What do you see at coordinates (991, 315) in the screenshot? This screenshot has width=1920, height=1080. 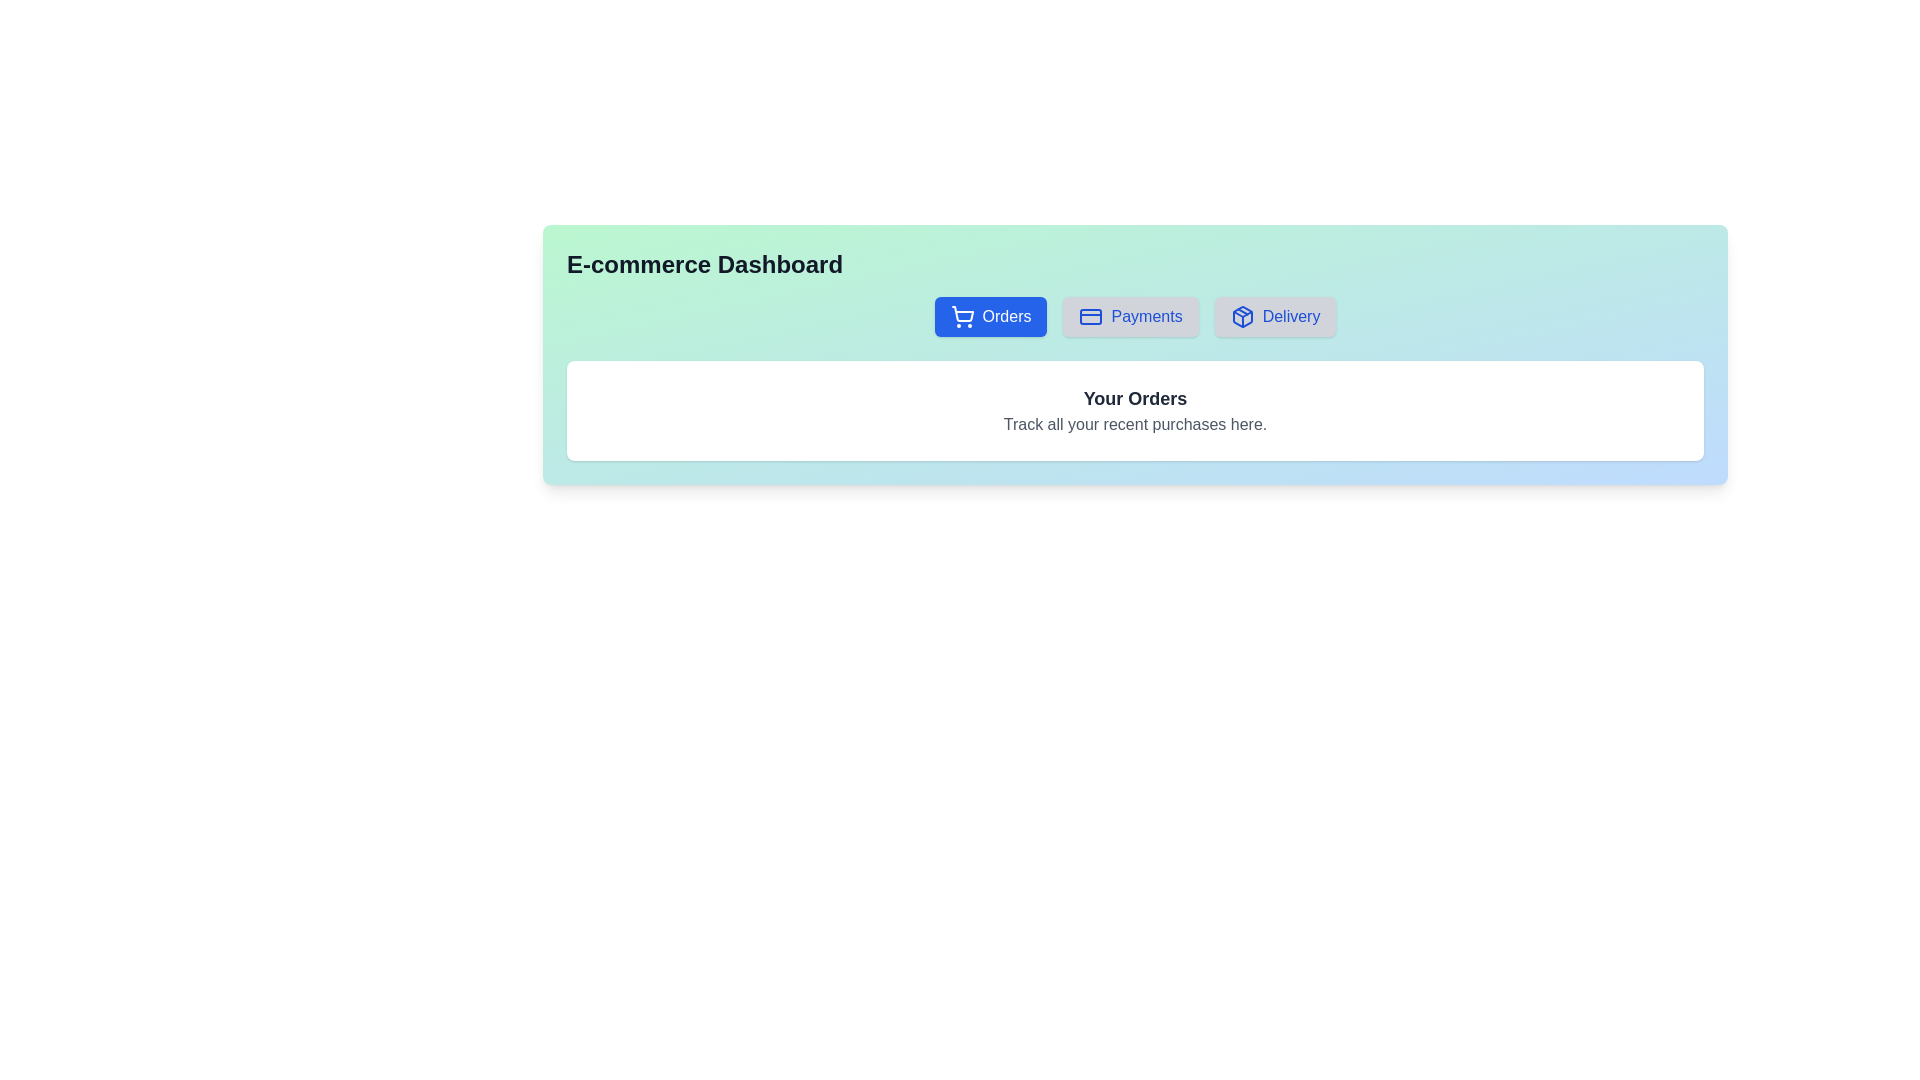 I see `the first button in the group of three buttons aligned horizontally below the 'E-commerce Dashboard' heading` at bounding box center [991, 315].